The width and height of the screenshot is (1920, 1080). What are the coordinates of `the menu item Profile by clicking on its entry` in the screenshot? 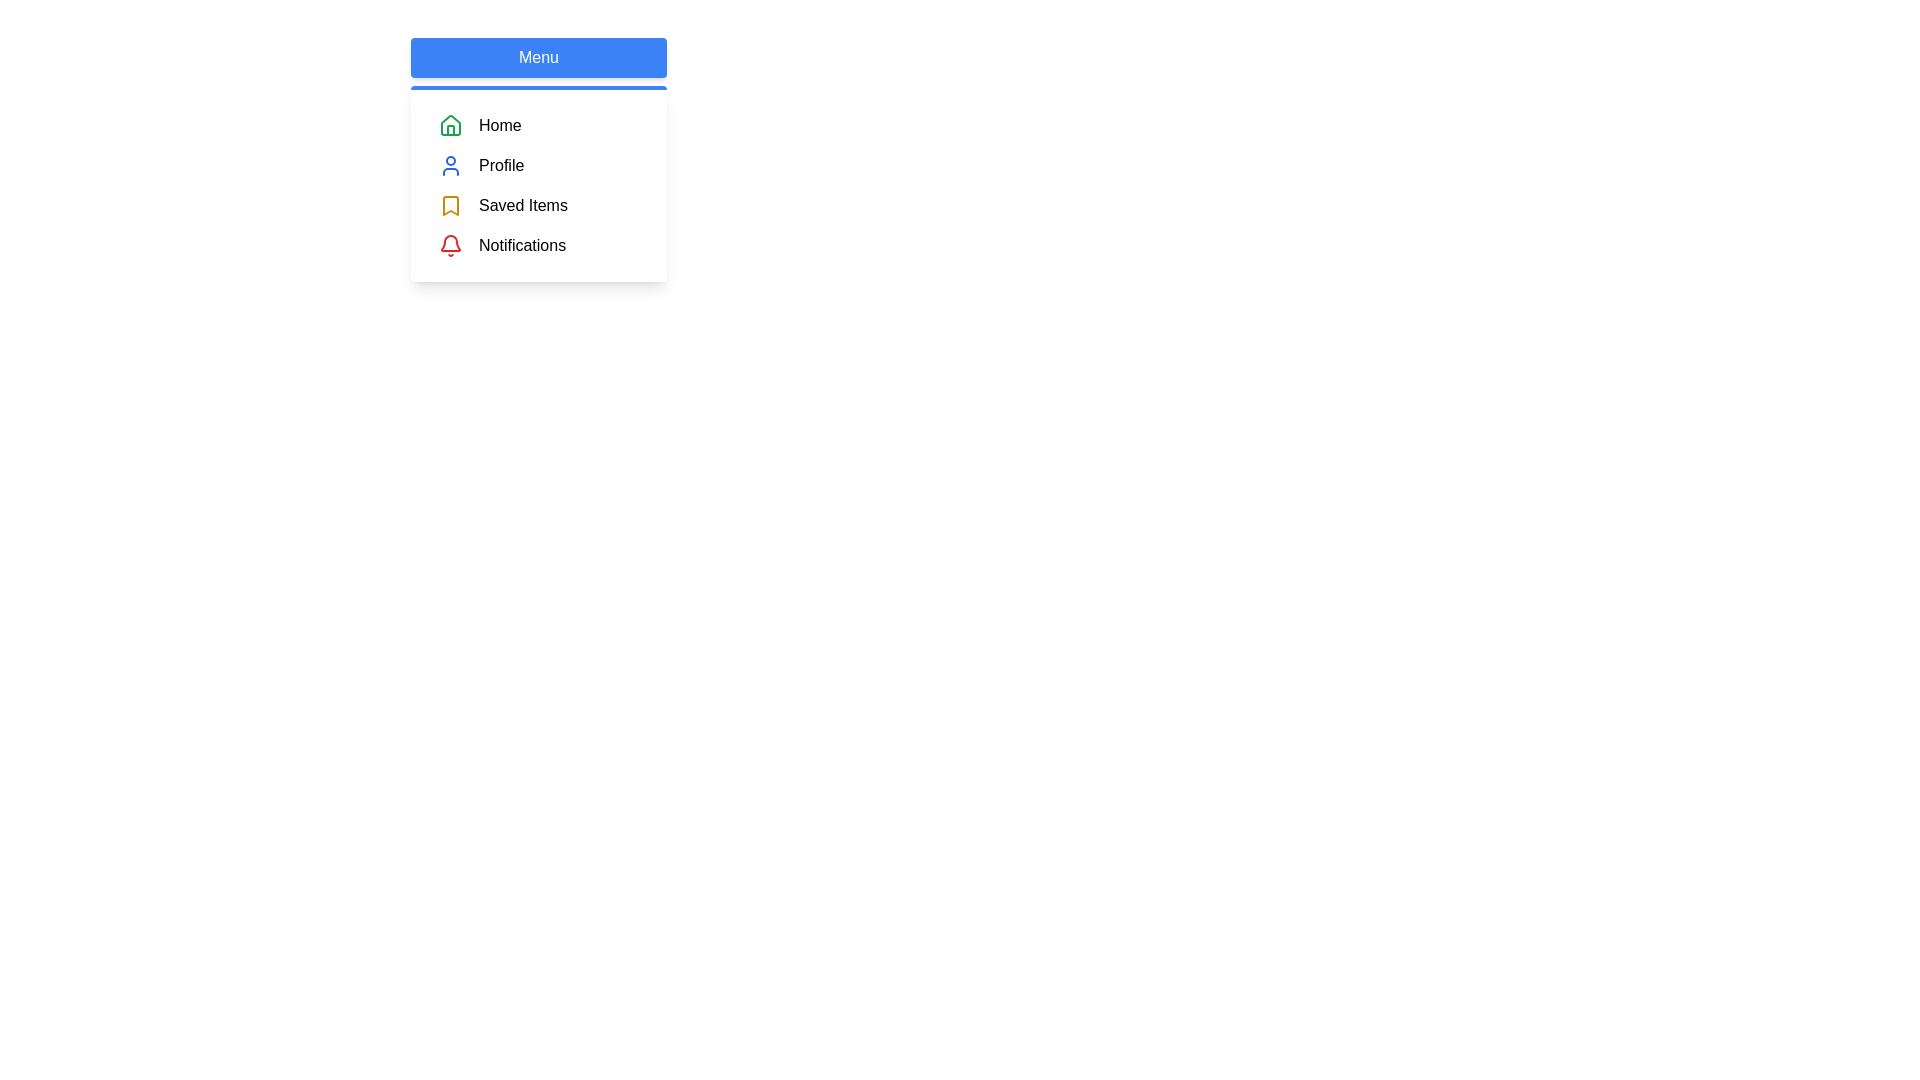 It's located at (538, 164).